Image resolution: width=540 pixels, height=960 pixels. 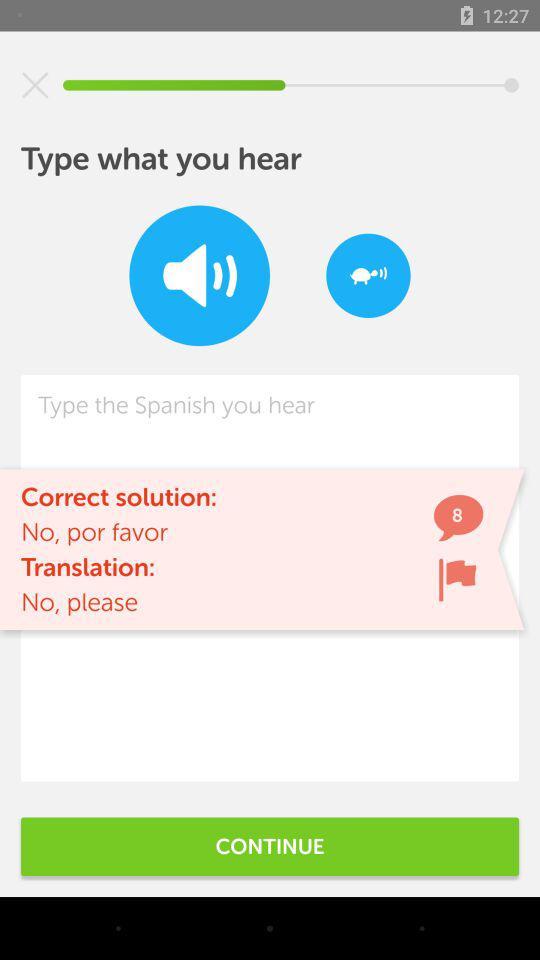 What do you see at coordinates (457, 579) in the screenshot?
I see `icon next to no, por favor icon` at bounding box center [457, 579].